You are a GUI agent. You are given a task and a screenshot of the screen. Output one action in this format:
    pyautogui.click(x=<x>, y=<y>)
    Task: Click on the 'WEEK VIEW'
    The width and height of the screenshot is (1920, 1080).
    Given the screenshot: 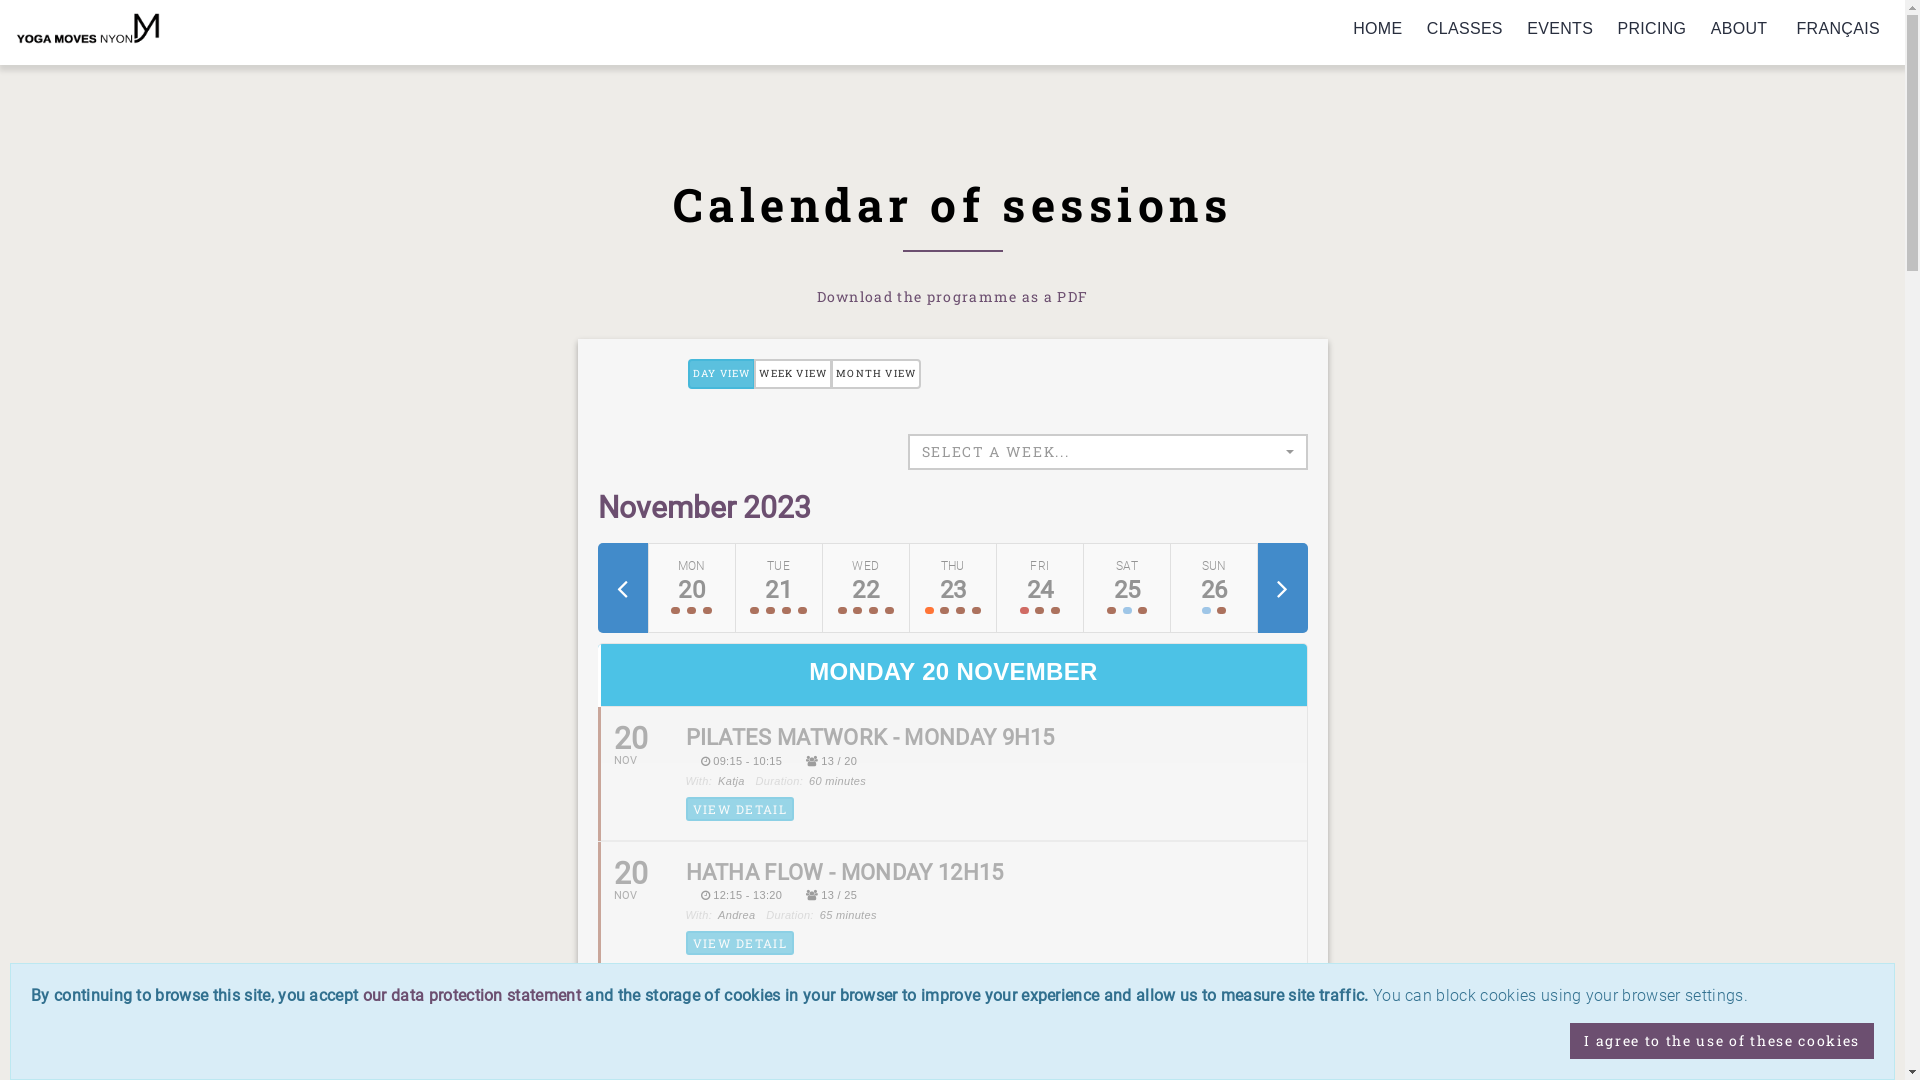 What is the action you would take?
    pyautogui.click(x=791, y=374)
    